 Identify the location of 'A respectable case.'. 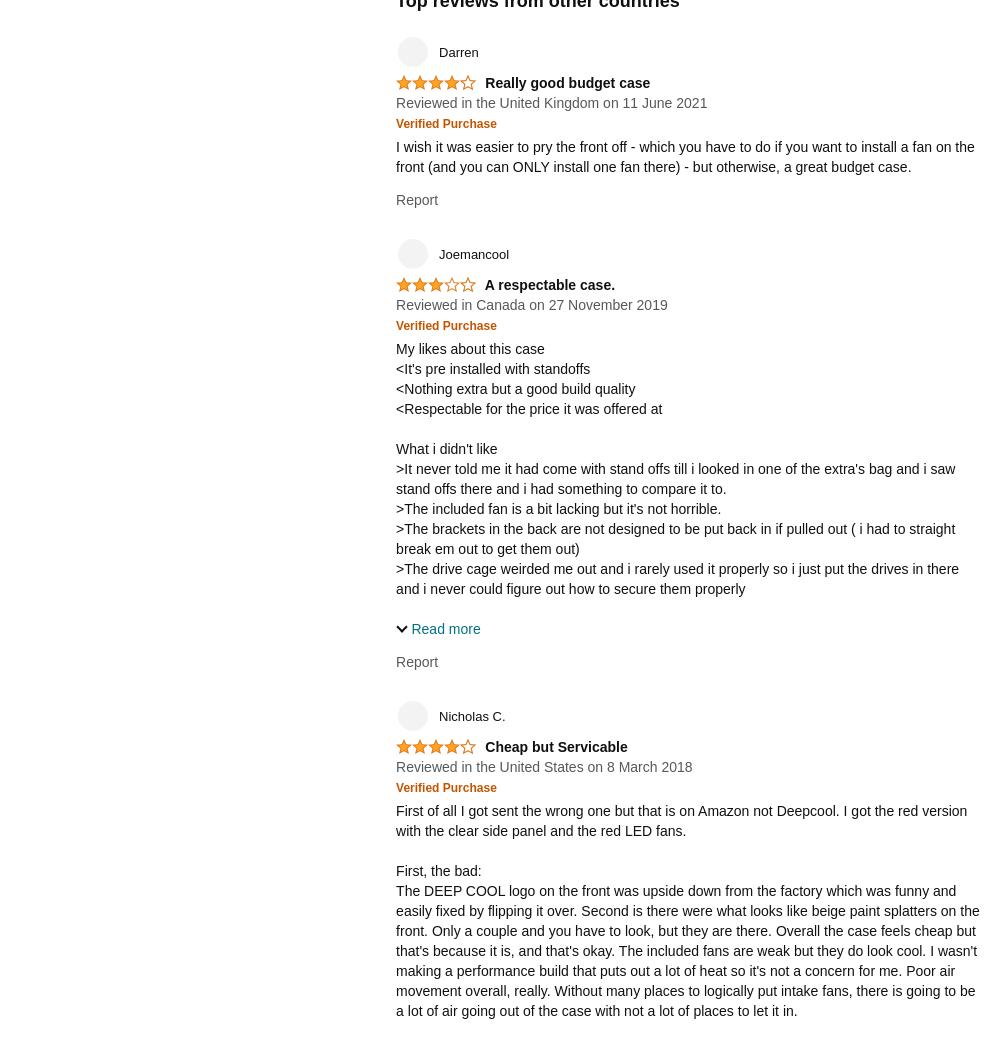
(549, 282).